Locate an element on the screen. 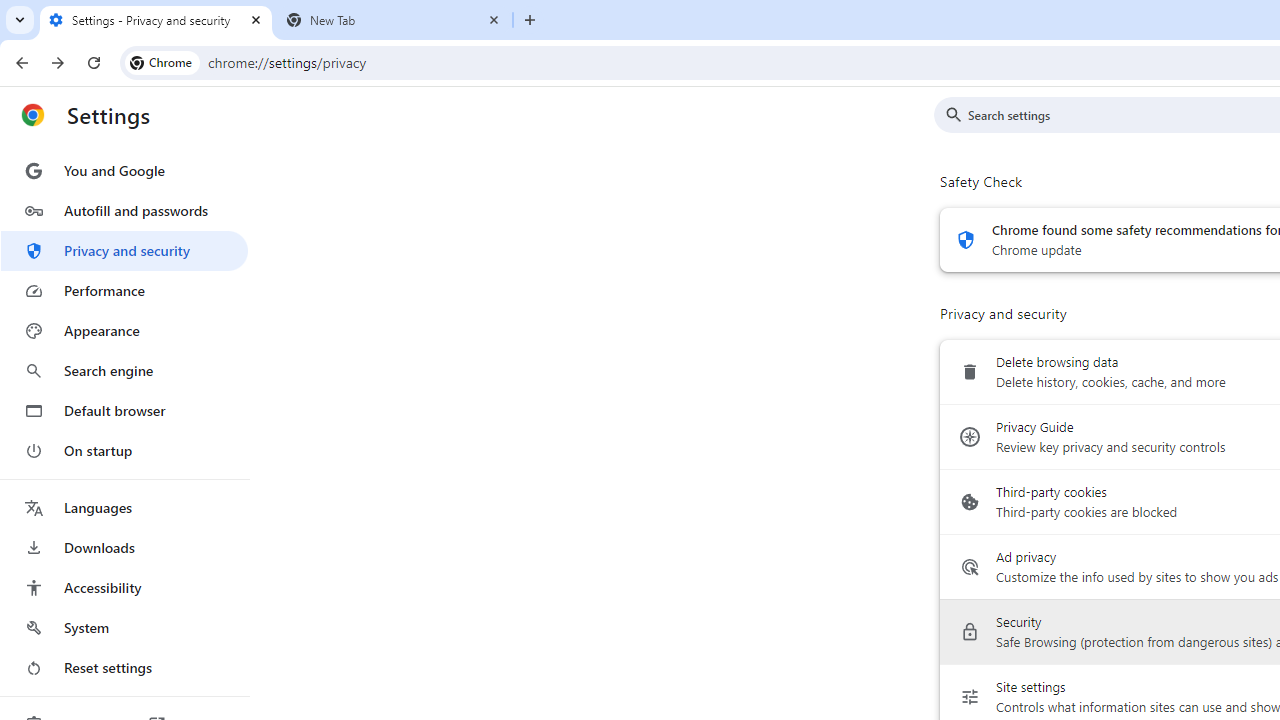 The image size is (1280, 720). 'New Tab' is located at coordinates (394, 20).